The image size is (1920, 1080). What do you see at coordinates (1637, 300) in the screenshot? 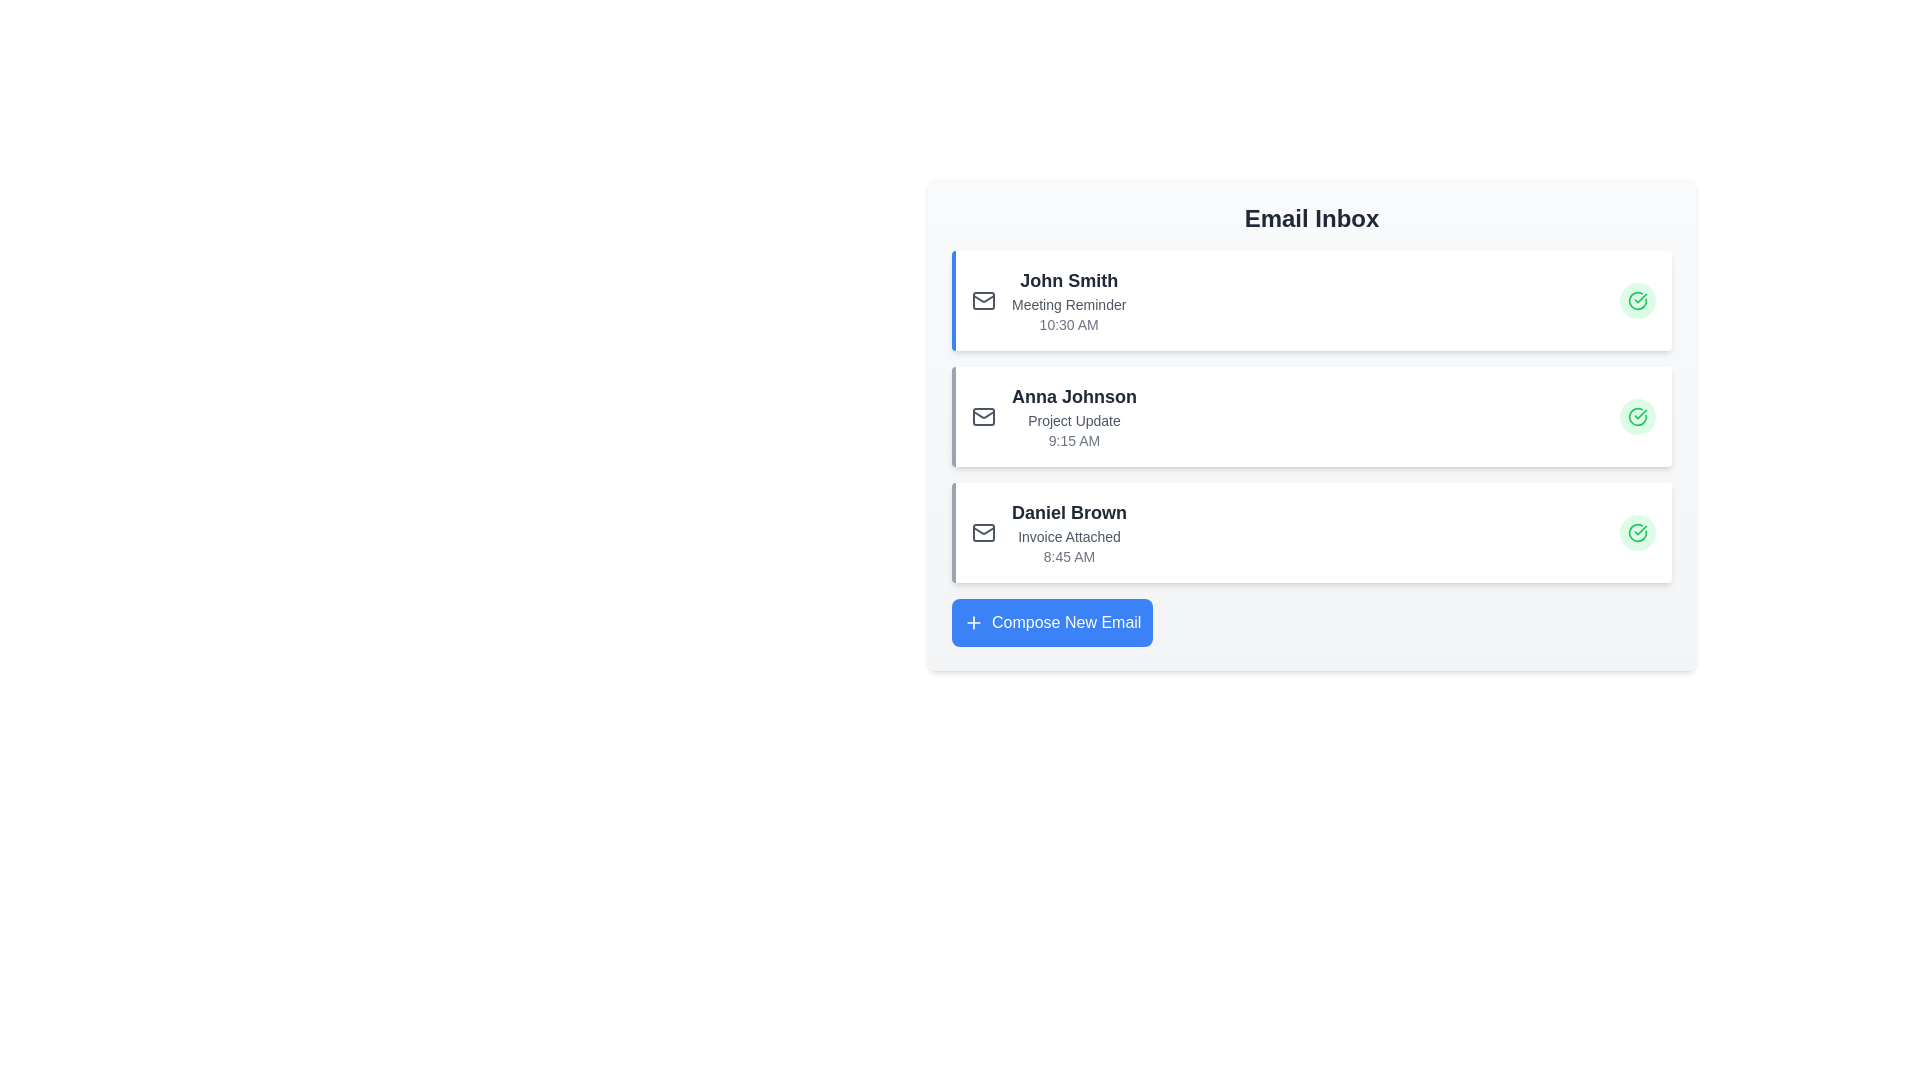
I see `the green check button for the email with the sender John Smith` at bounding box center [1637, 300].